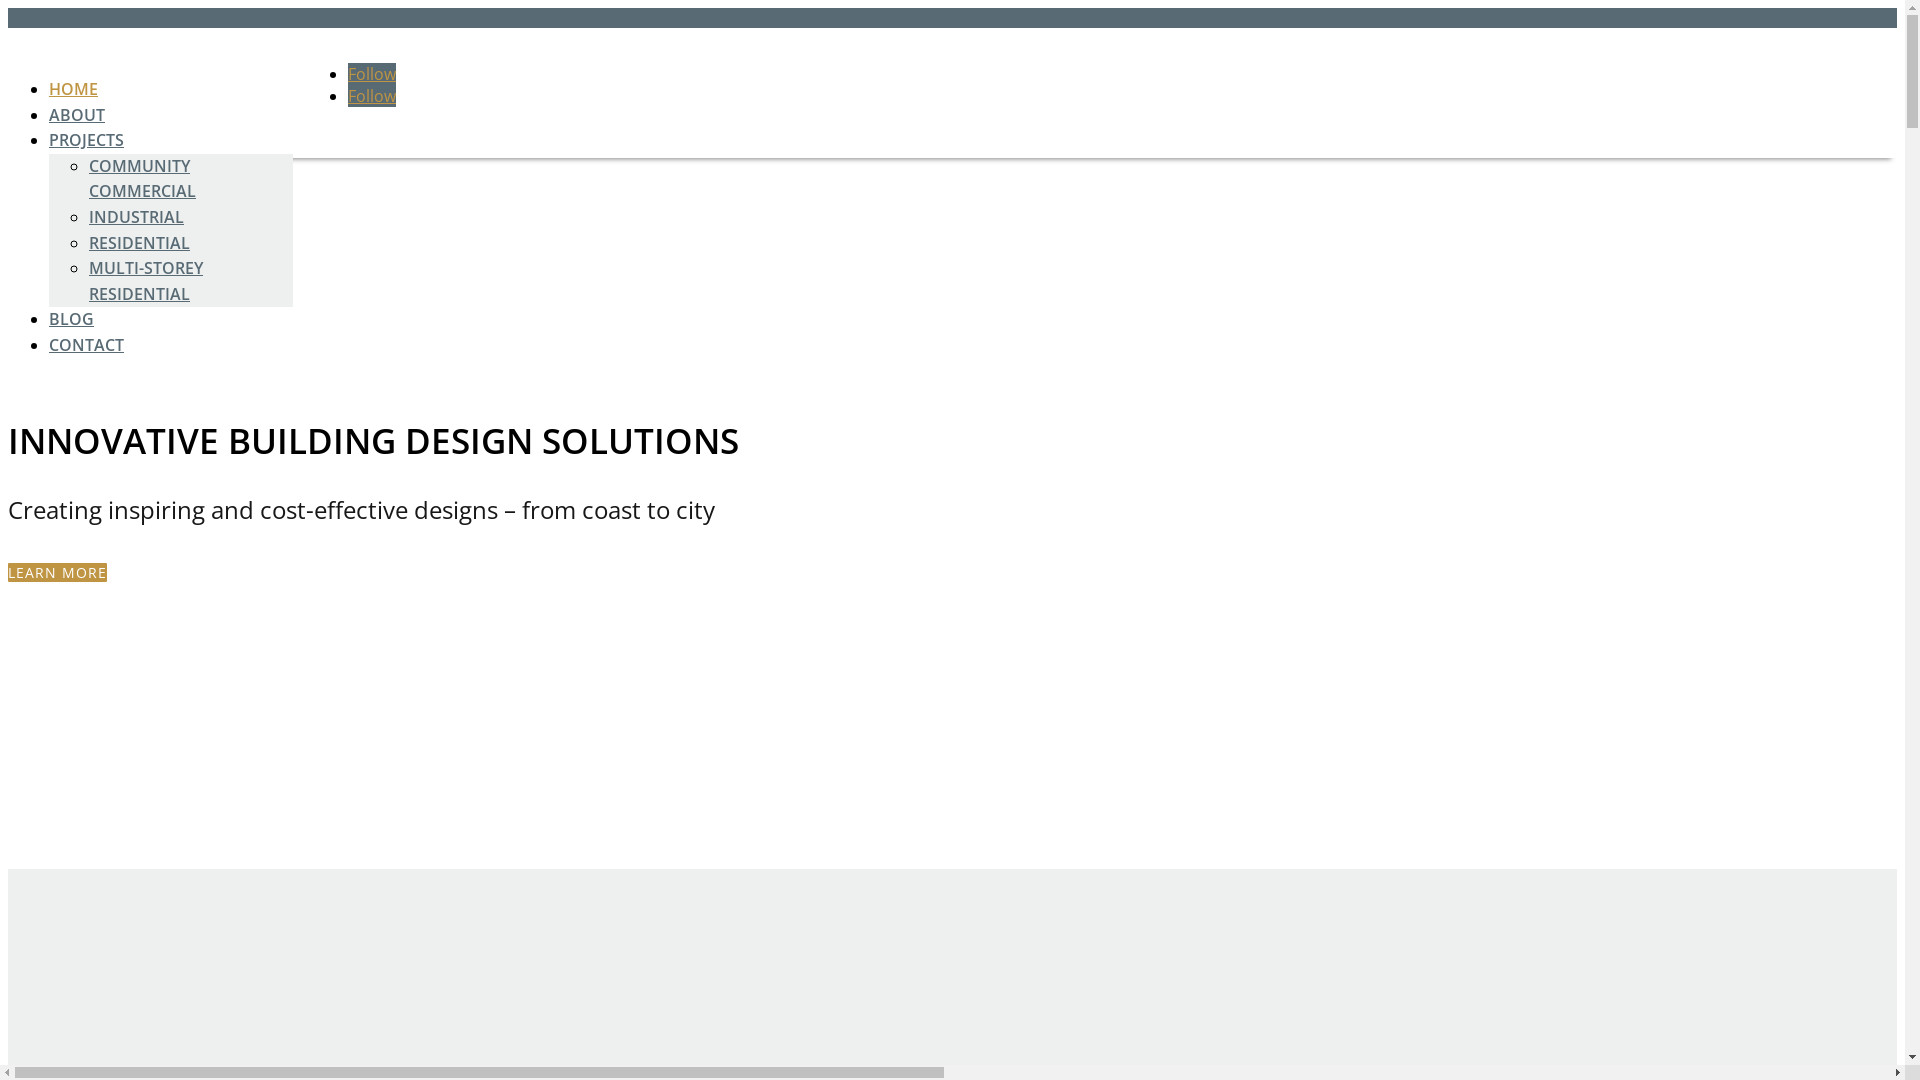 This screenshot has width=1920, height=1080. I want to click on 'ABOUT', so click(76, 115).